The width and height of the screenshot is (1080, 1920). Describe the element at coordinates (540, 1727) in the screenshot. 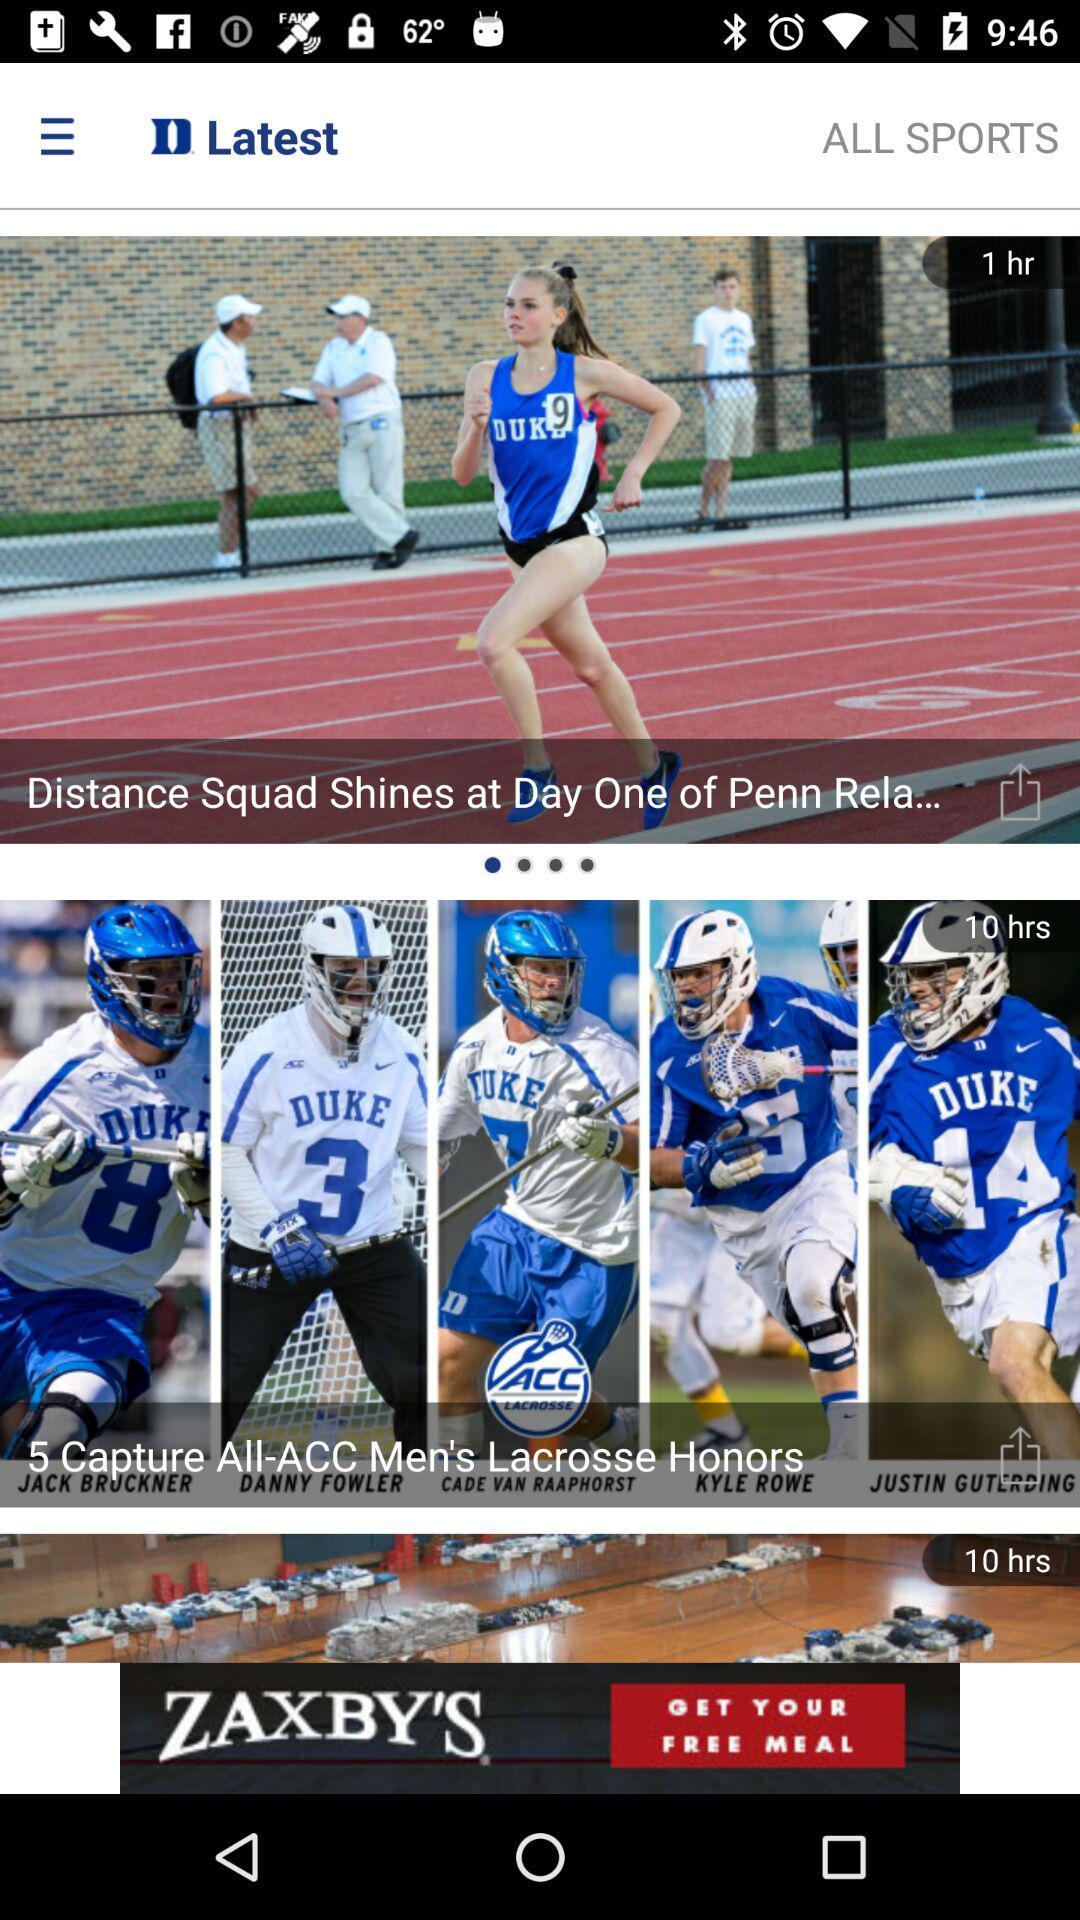

I see `advertisements website` at that location.